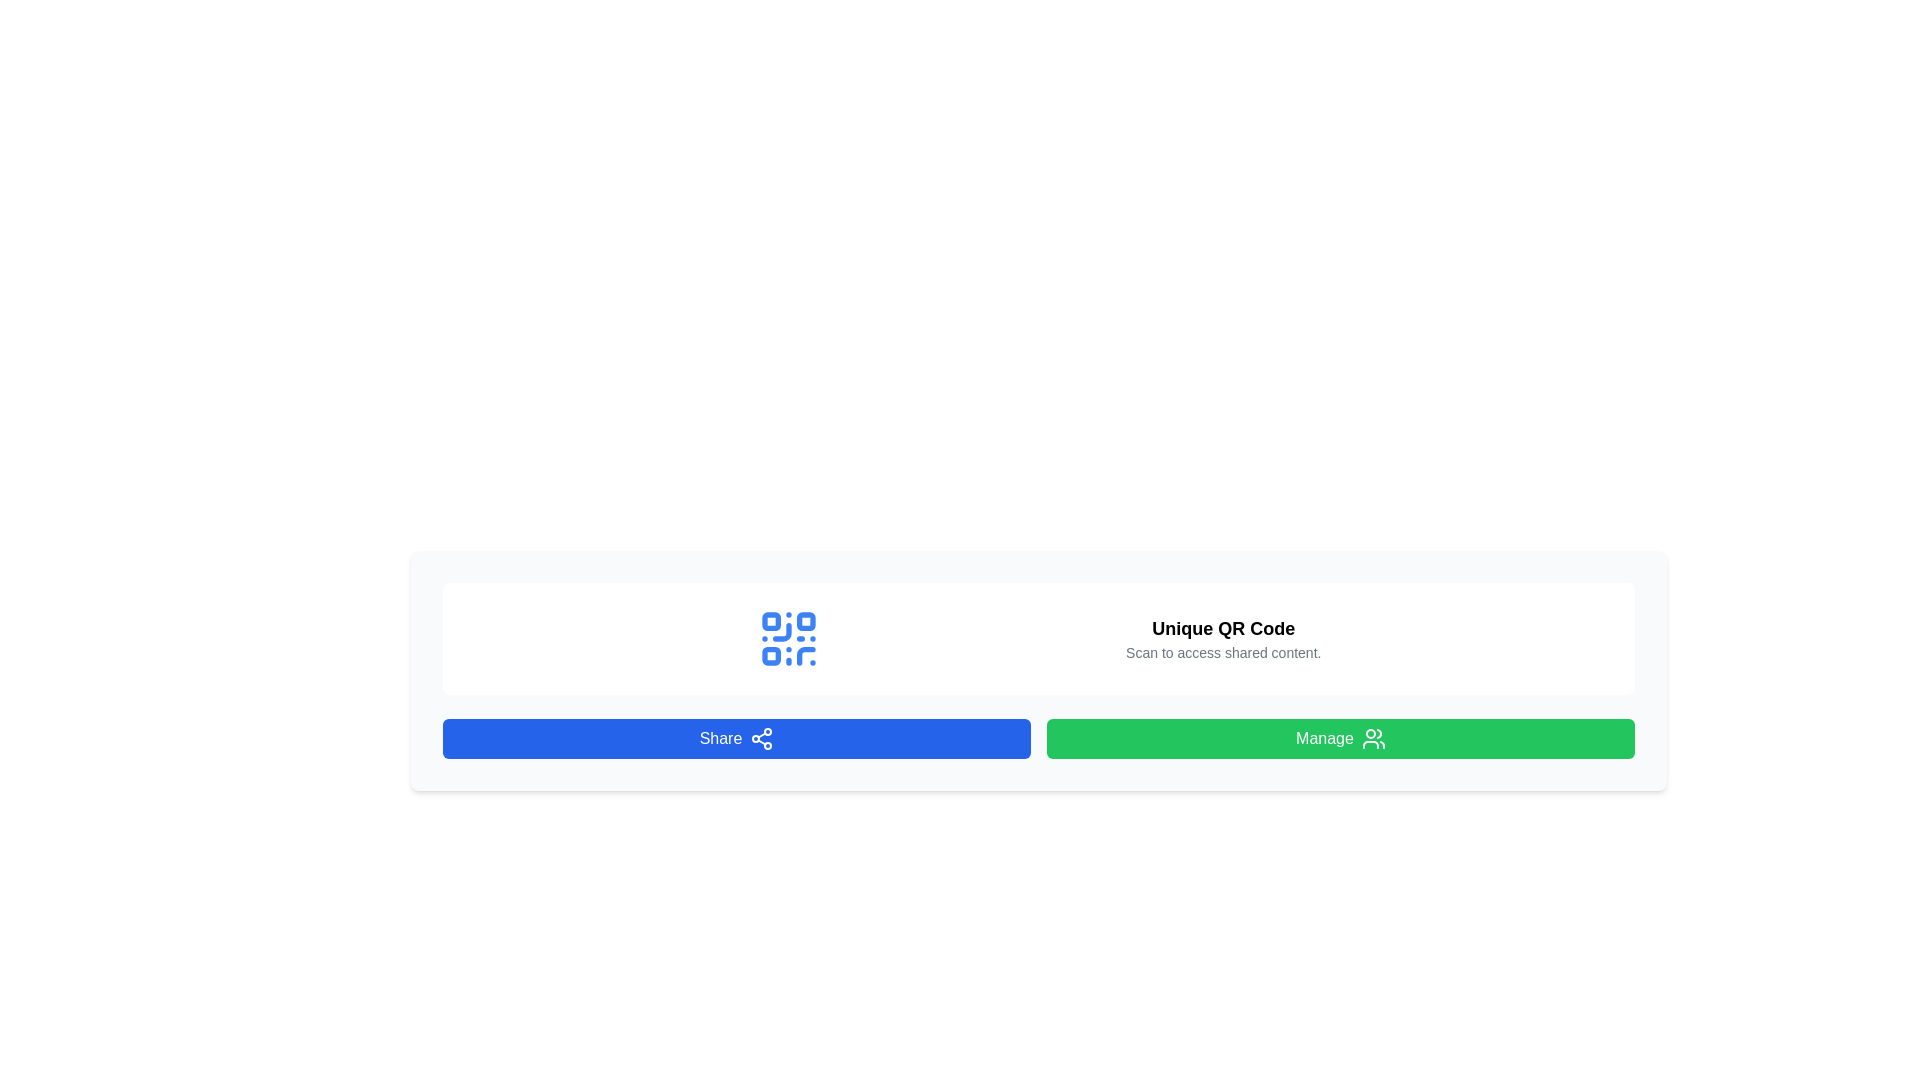 This screenshot has width=1920, height=1080. Describe the element at coordinates (787, 639) in the screenshot. I see `the QR code icon located to the left of the text 'Unique QR Code' in the center region of the interface, slightly towards the top` at that location.